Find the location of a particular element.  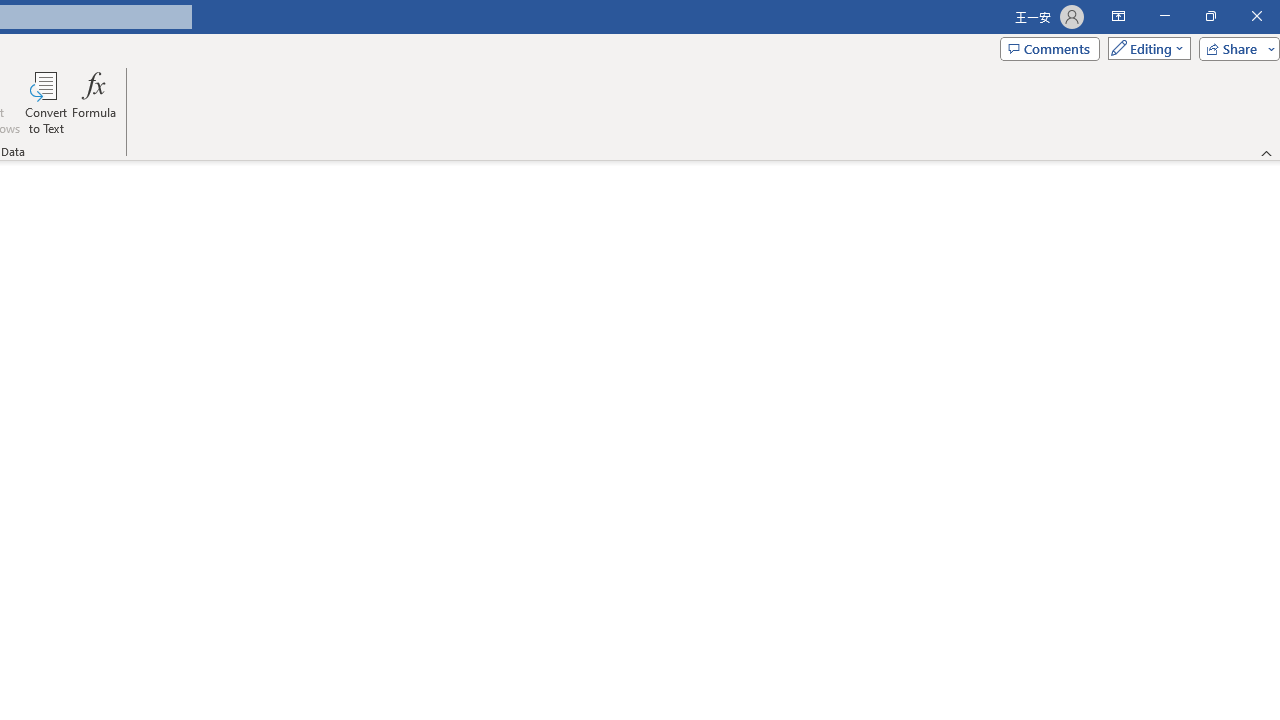

'Close' is located at coordinates (1255, 16).